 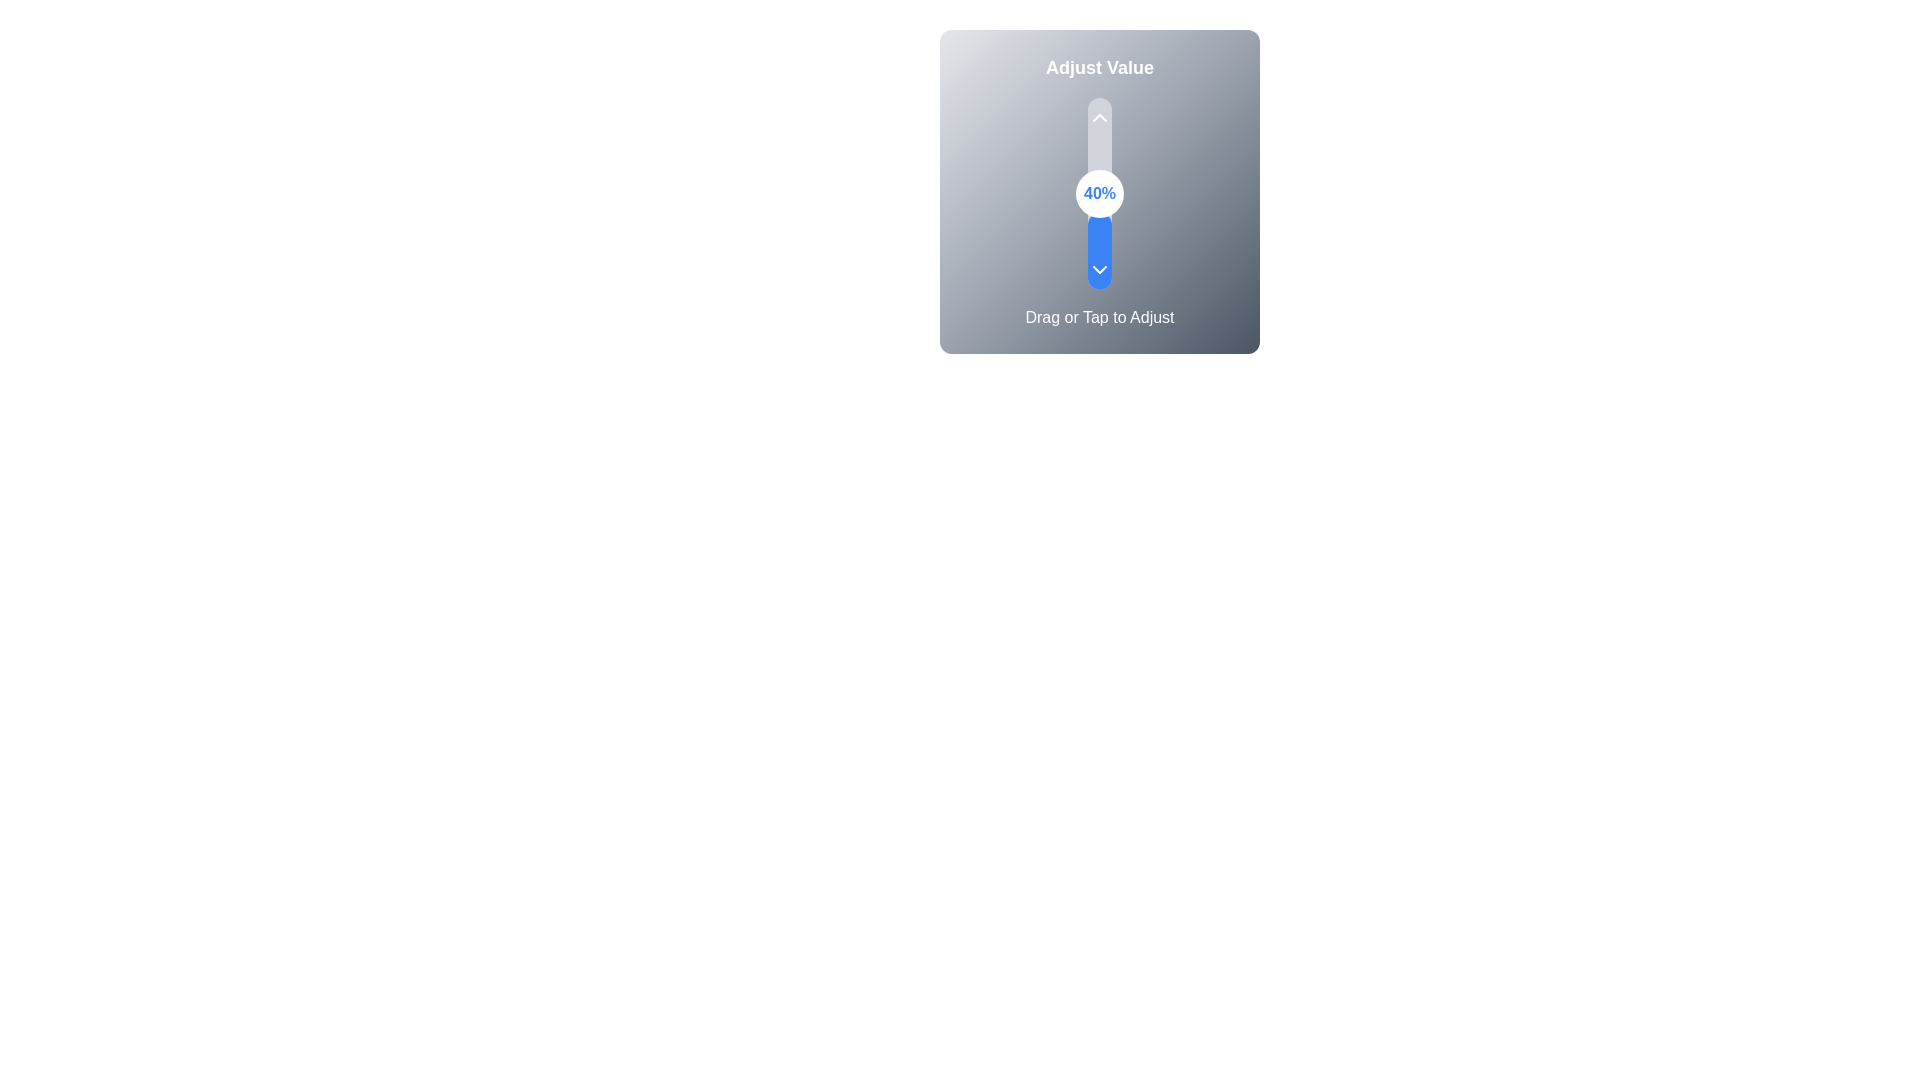 I want to click on the slider value, so click(x=1098, y=123).